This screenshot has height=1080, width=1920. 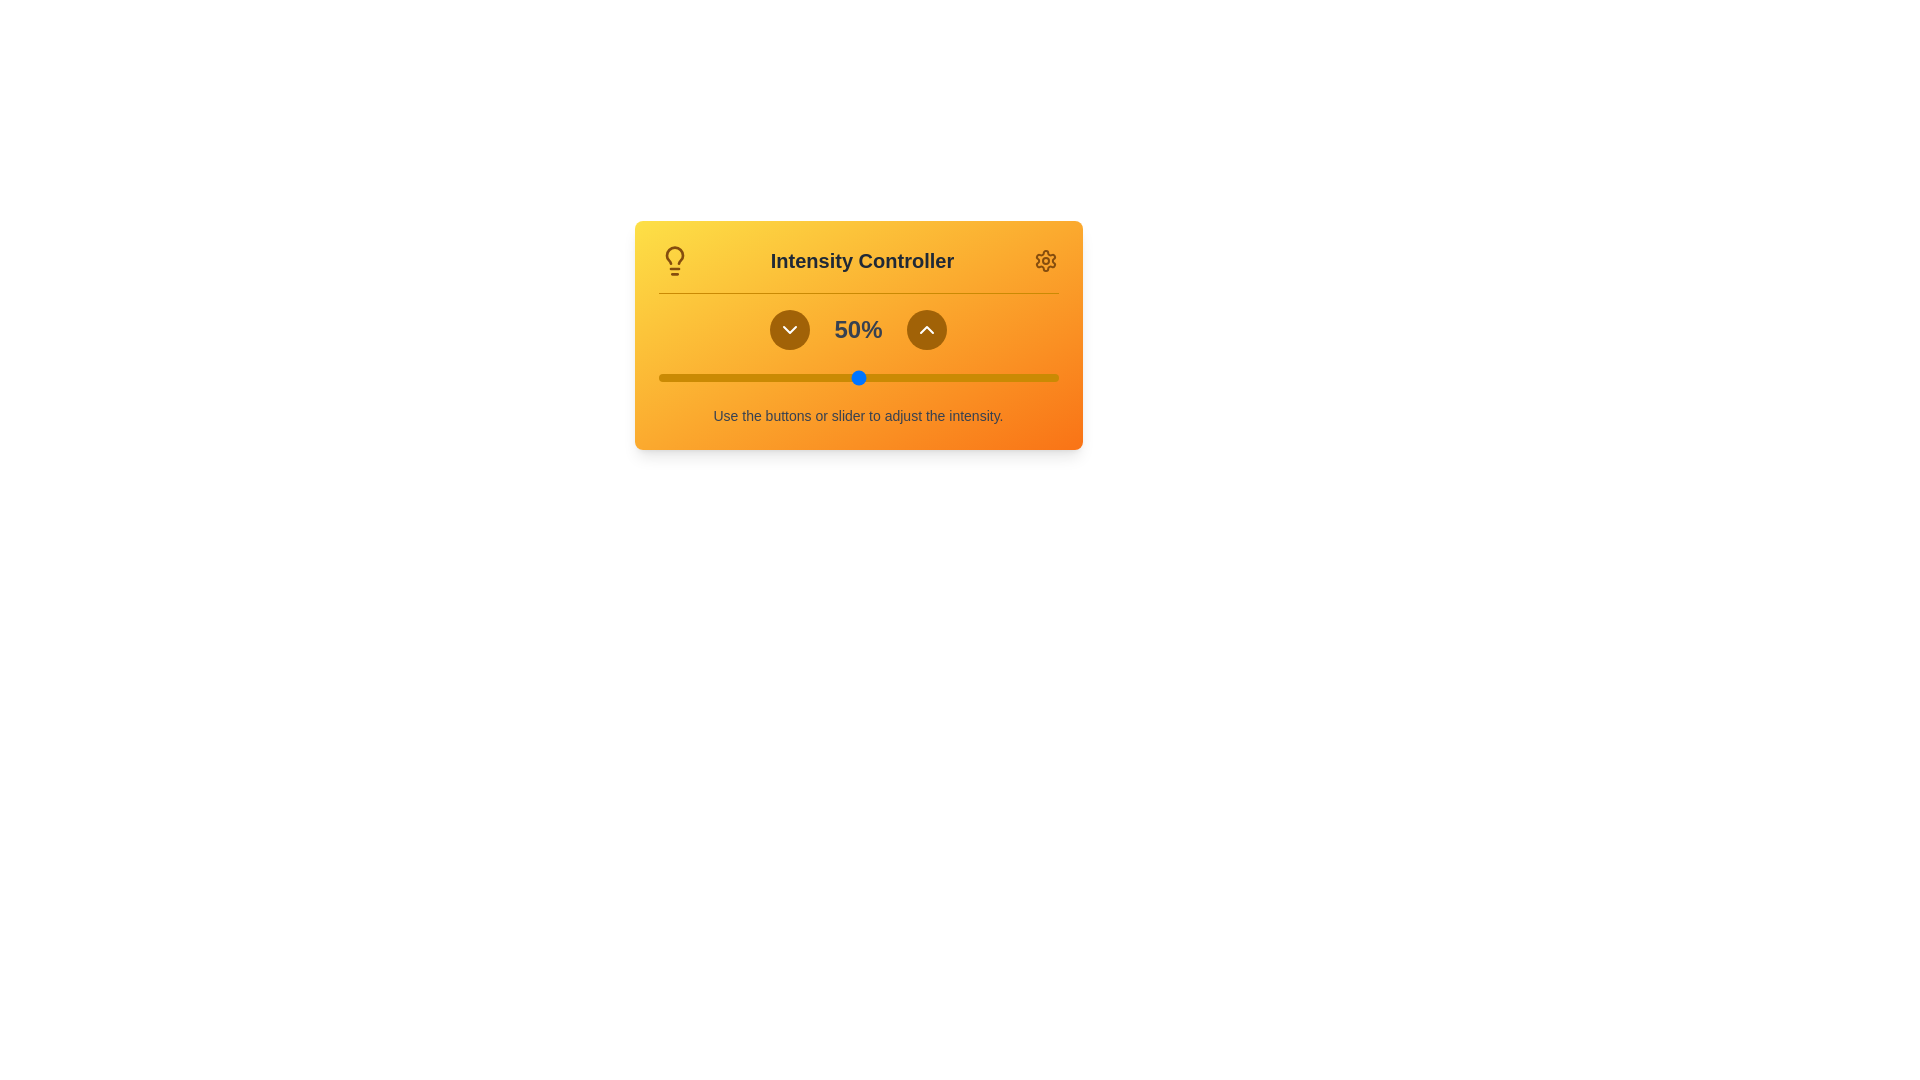 I want to click on text content of the Header section that serves as the title for the Intensity Controller interface, positioned at the upper section of an orange gradient box, so click(x=858, y=268).